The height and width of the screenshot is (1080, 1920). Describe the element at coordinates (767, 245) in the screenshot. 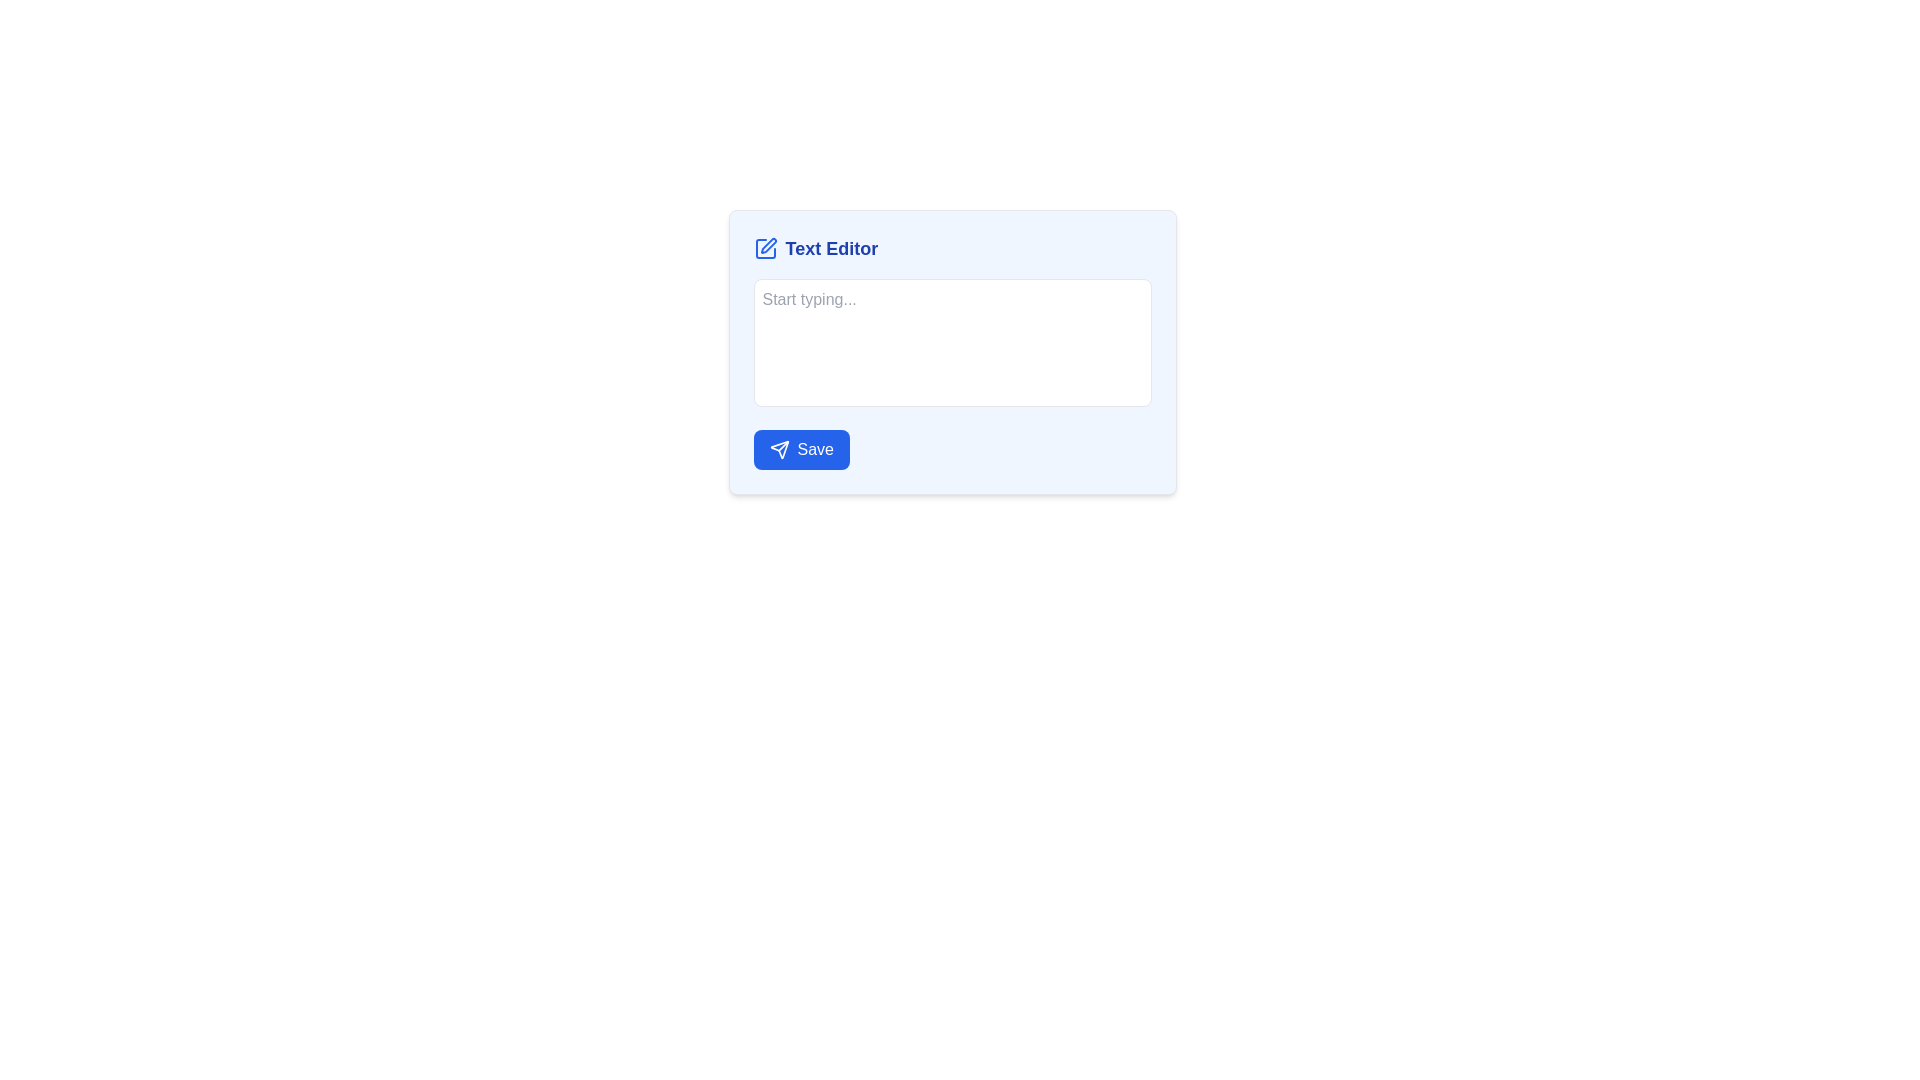

I see `the blue pen icon indicating an editing feature, located next to the title text 'Text Editor' in the top left of the text editor's header` at that location.